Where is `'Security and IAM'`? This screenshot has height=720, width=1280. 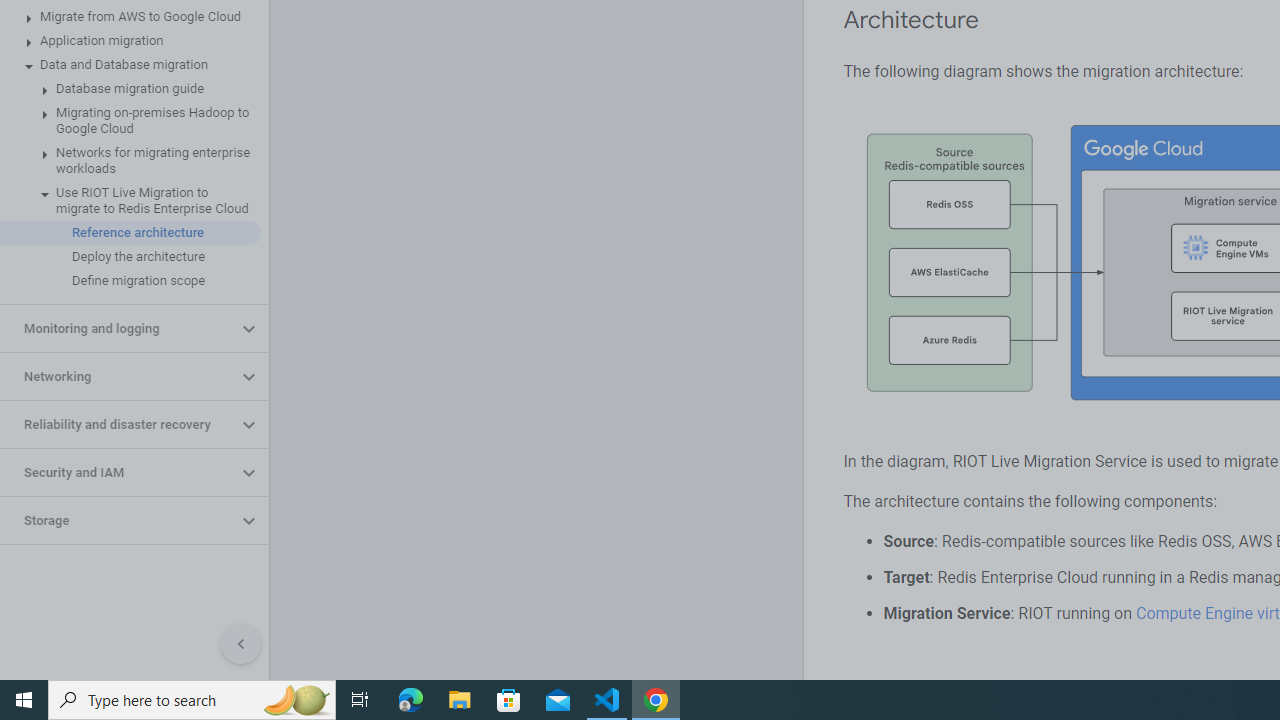
'Security and IAM' is located at coordinates (117, 473).